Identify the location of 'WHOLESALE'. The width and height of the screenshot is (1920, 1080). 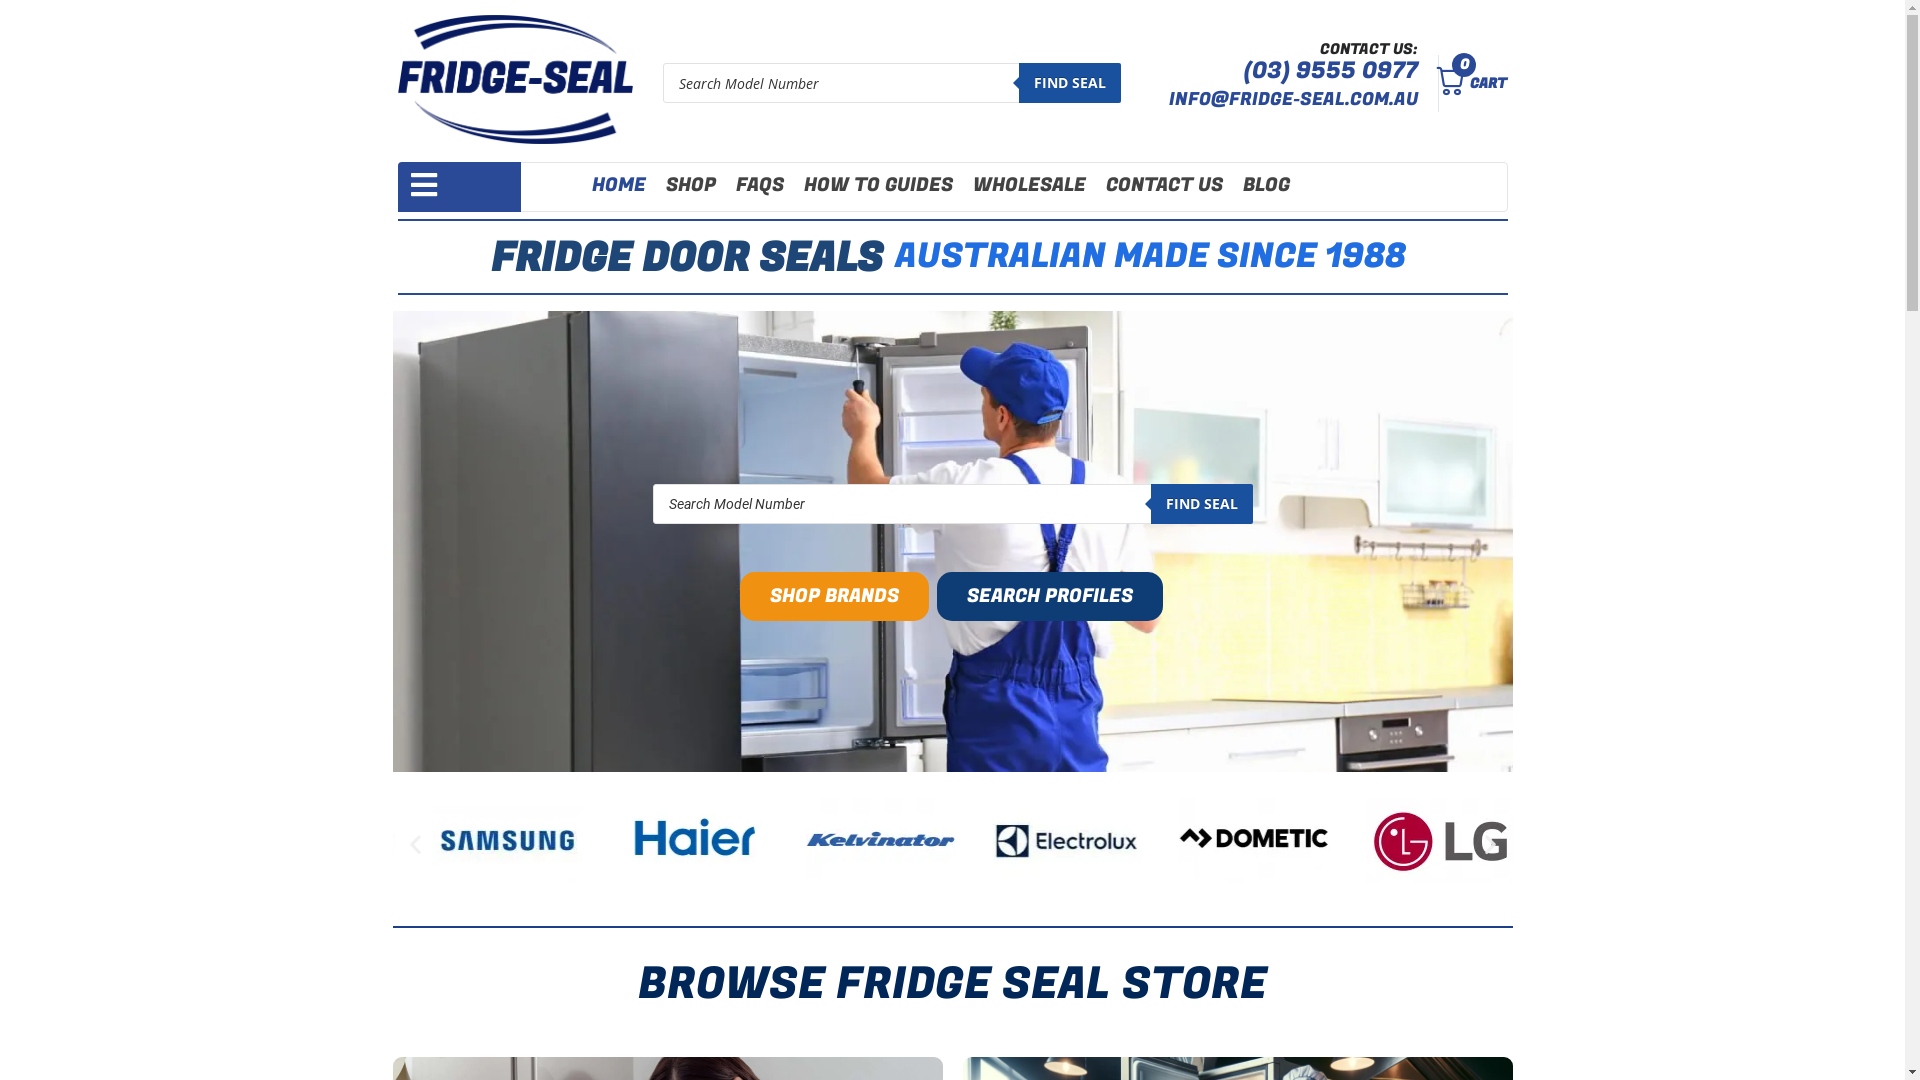
(1029, 185).